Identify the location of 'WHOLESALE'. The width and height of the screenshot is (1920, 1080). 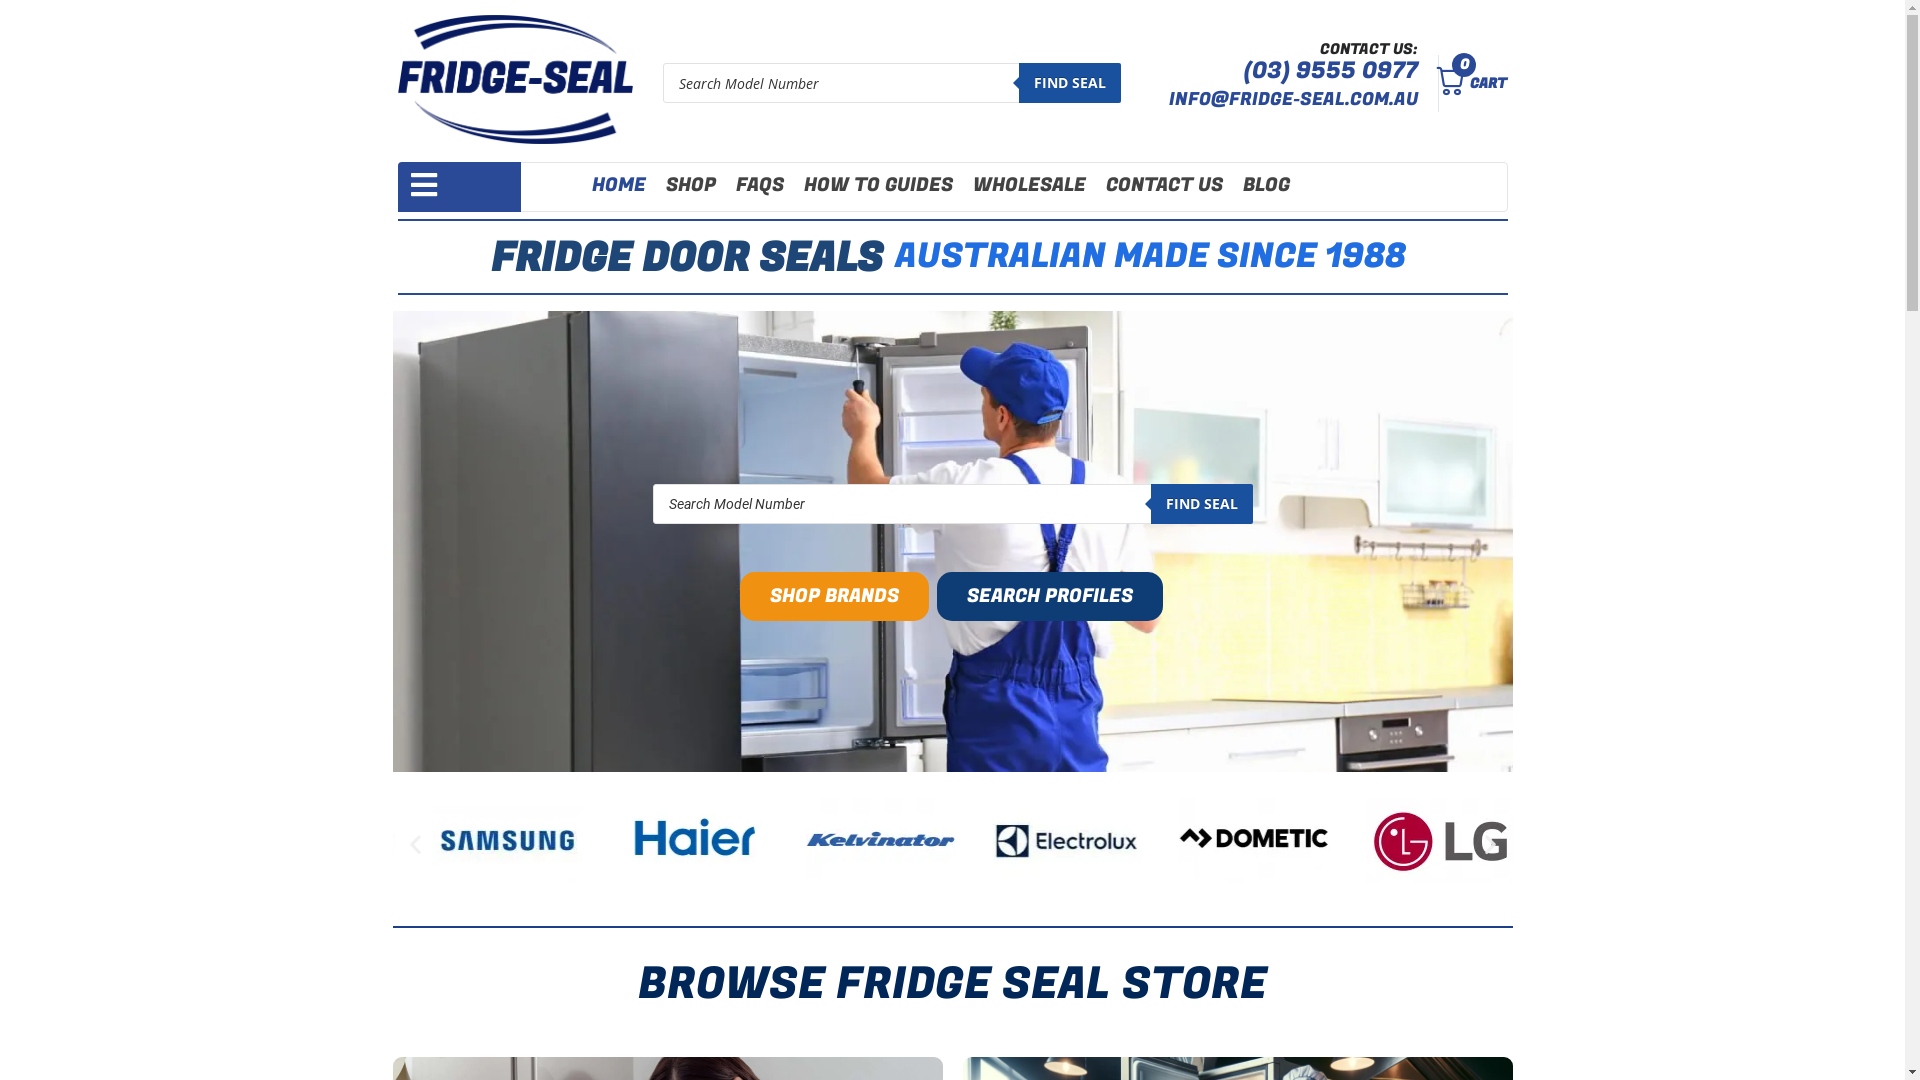
(1029, 185).